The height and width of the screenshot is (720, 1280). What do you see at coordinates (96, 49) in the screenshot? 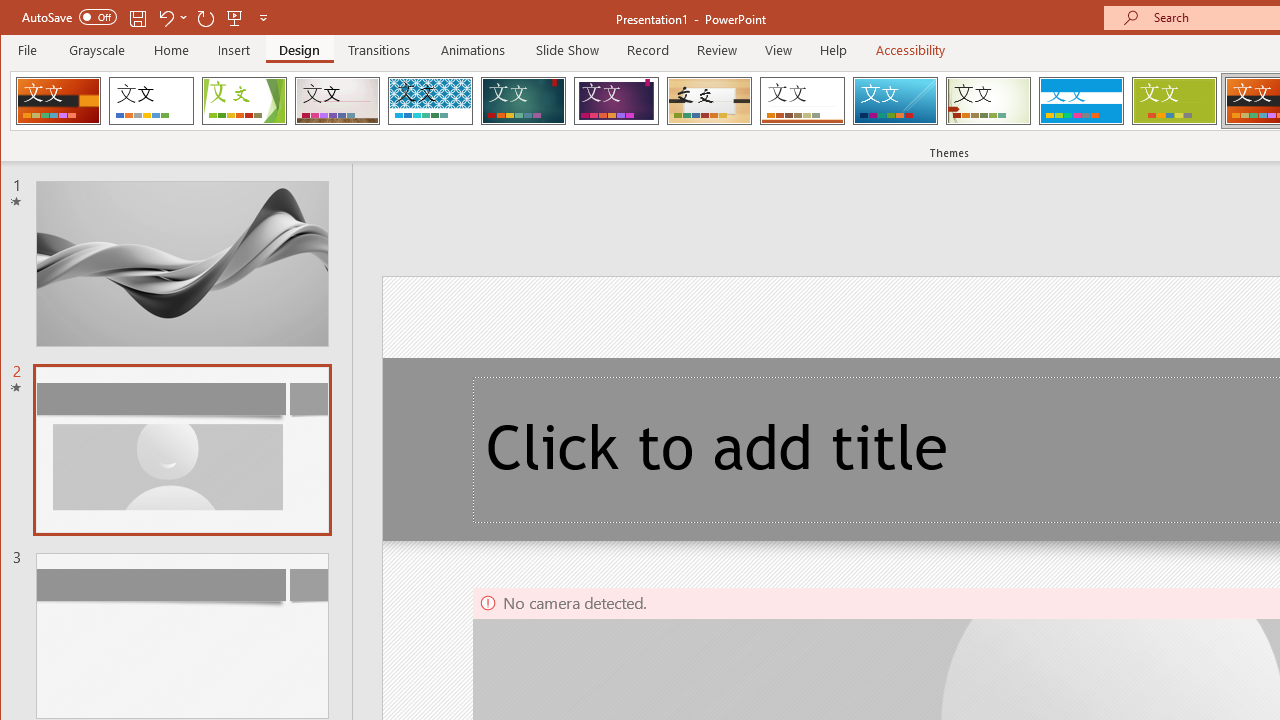
I see `'Grayscale'` at bounding box center [96, 49].